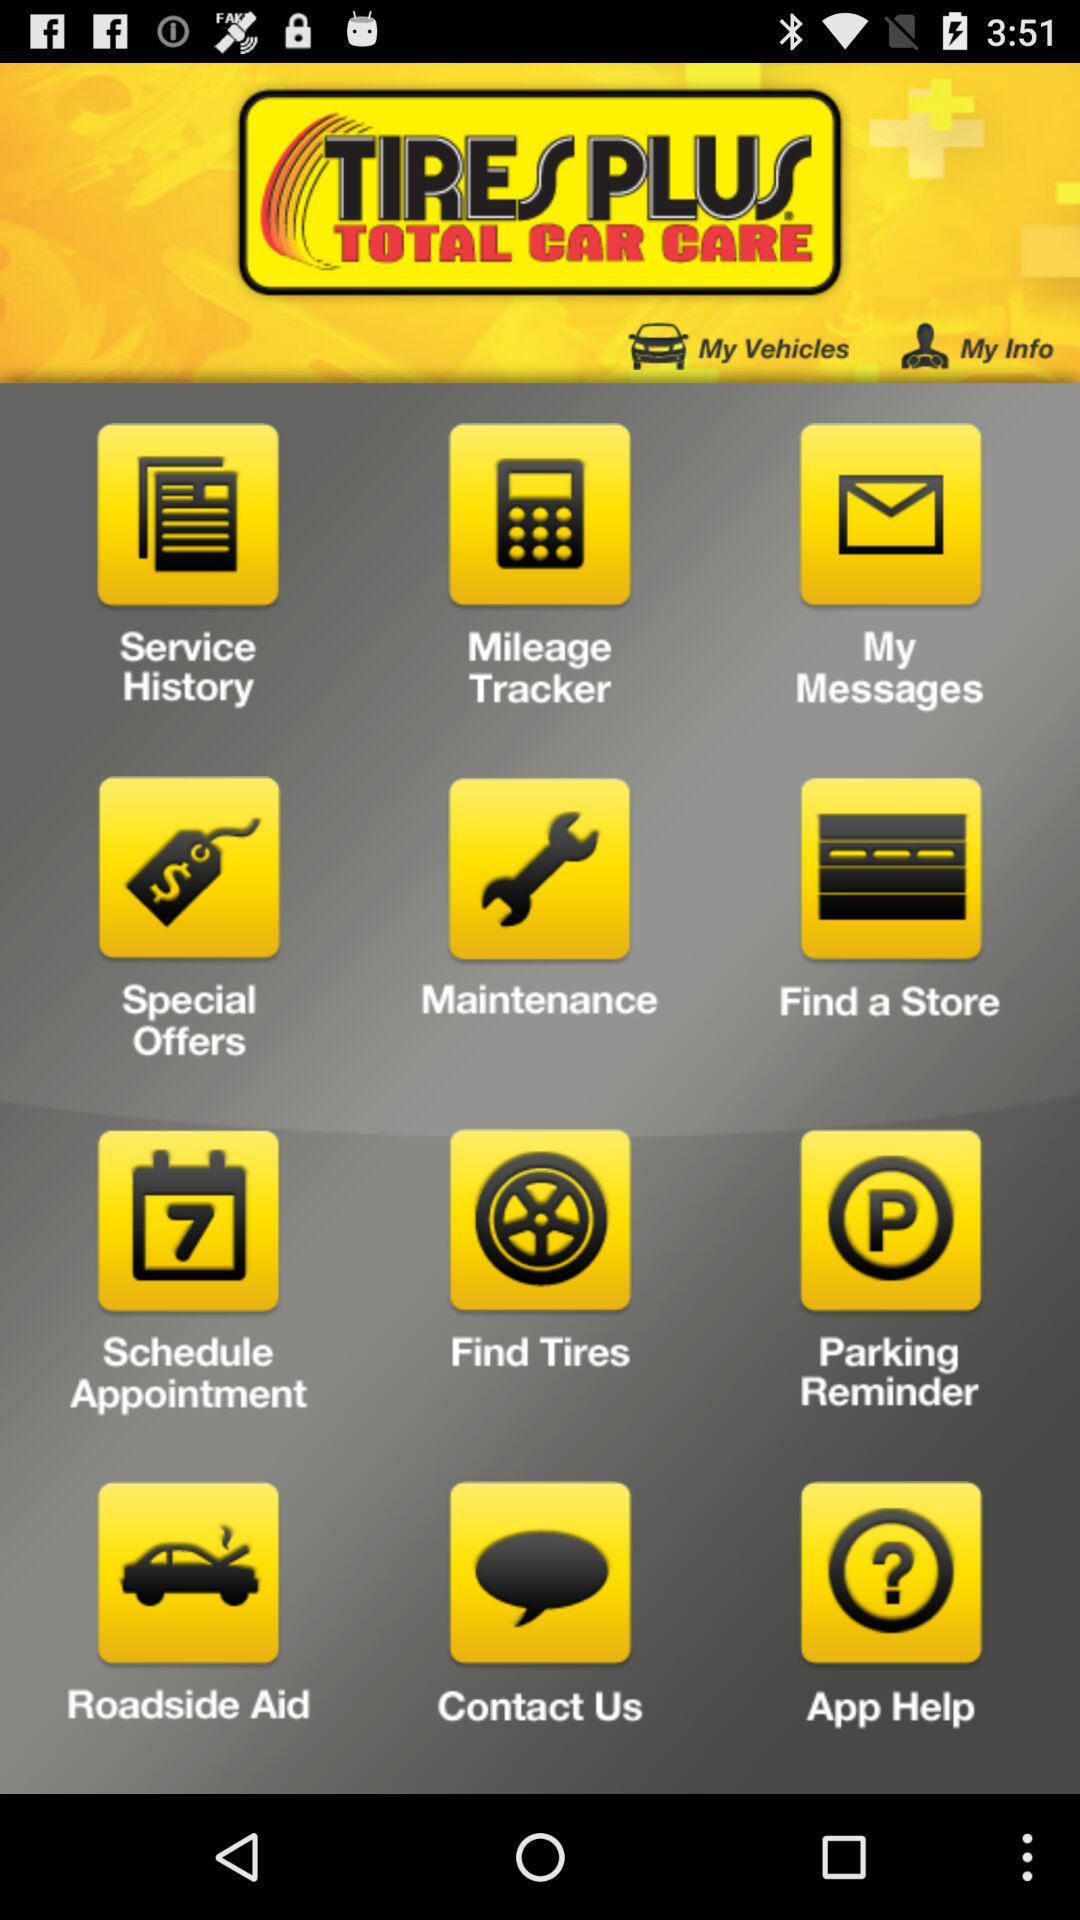 The width and height of the screenshot is (1080, 1920). What do you see at coordinates (189, 924) in the screenshot?
I see `button to go to special offers` at bounding box center [189, 924].